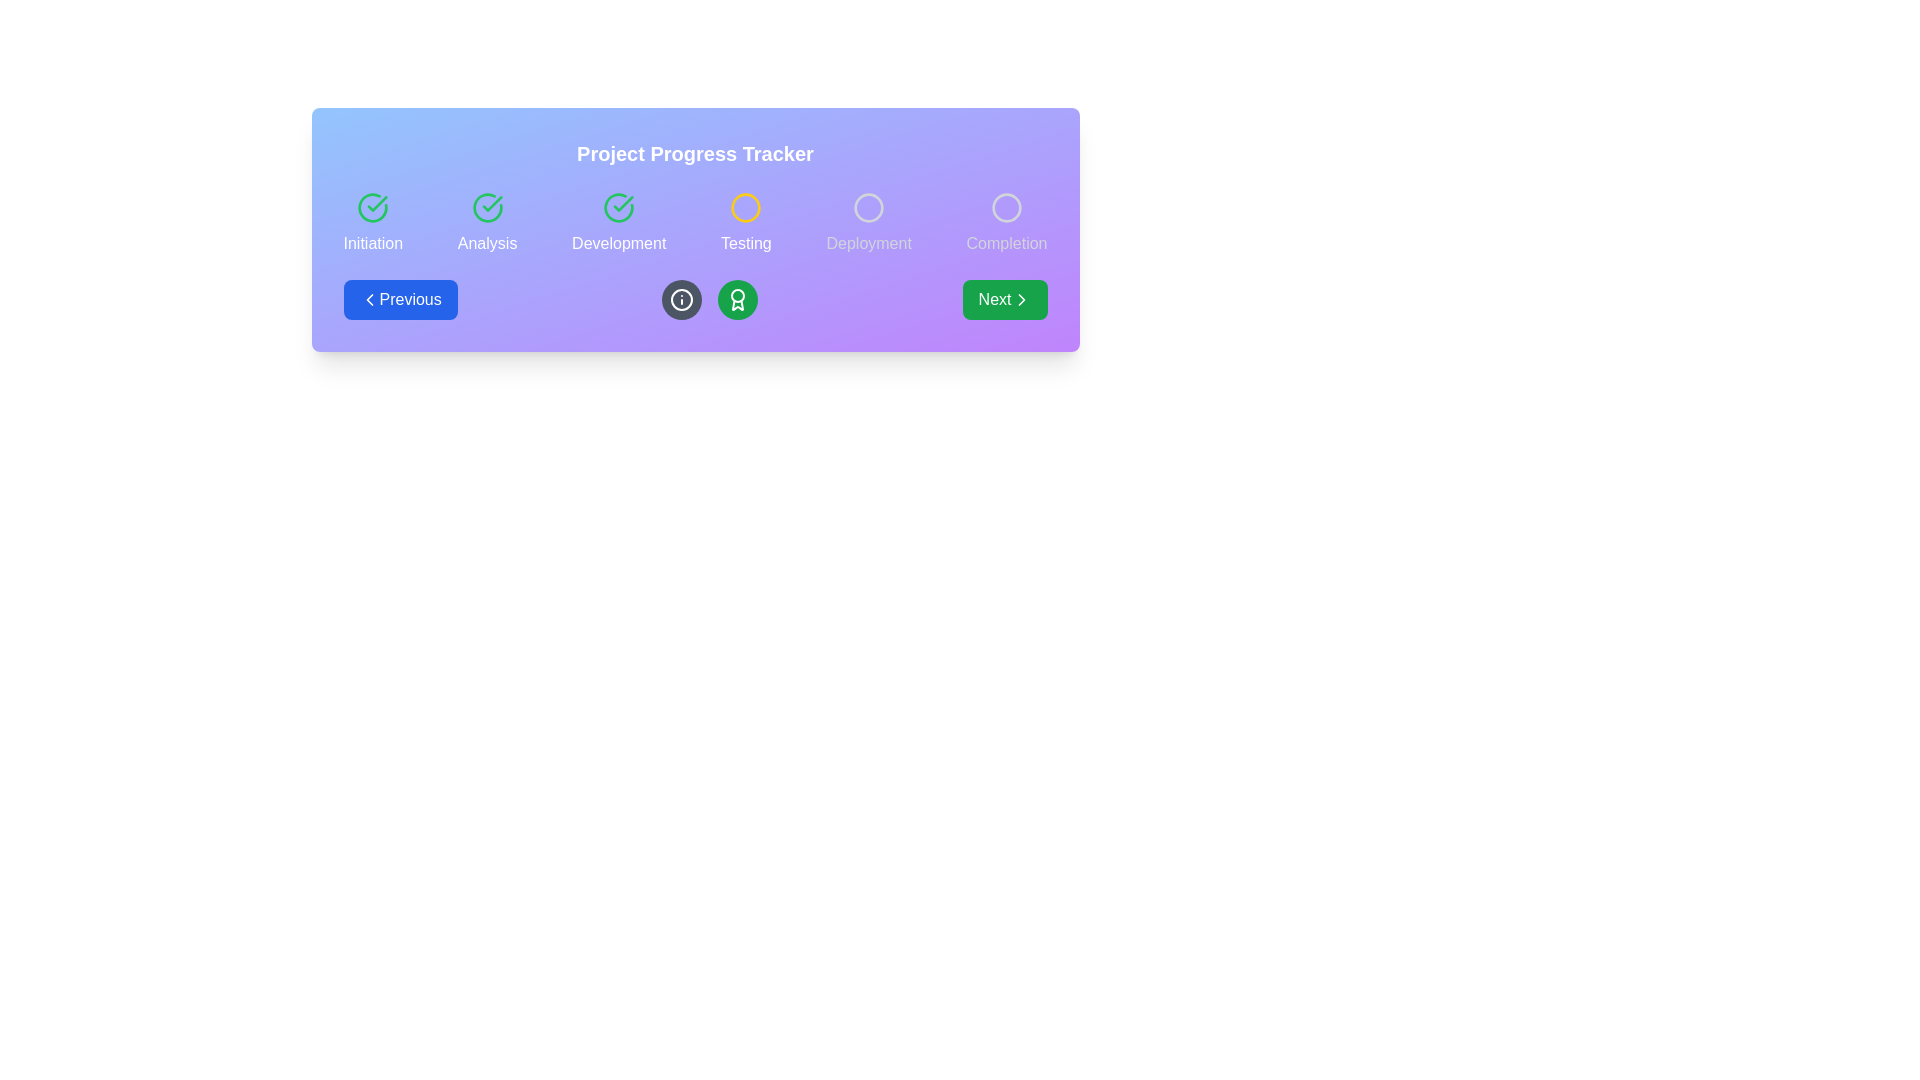 This screenshot has width=1920, height=1080. Describe the element at coordinates (737, 300) in the screenshot. I see `the green circular button surrounding the decorative or informational icon located centrally in the bottom row of the interface, positioned to the right of the circular icon with an 'i' and to the left of the 'Testing' progress step indicator` at that location.